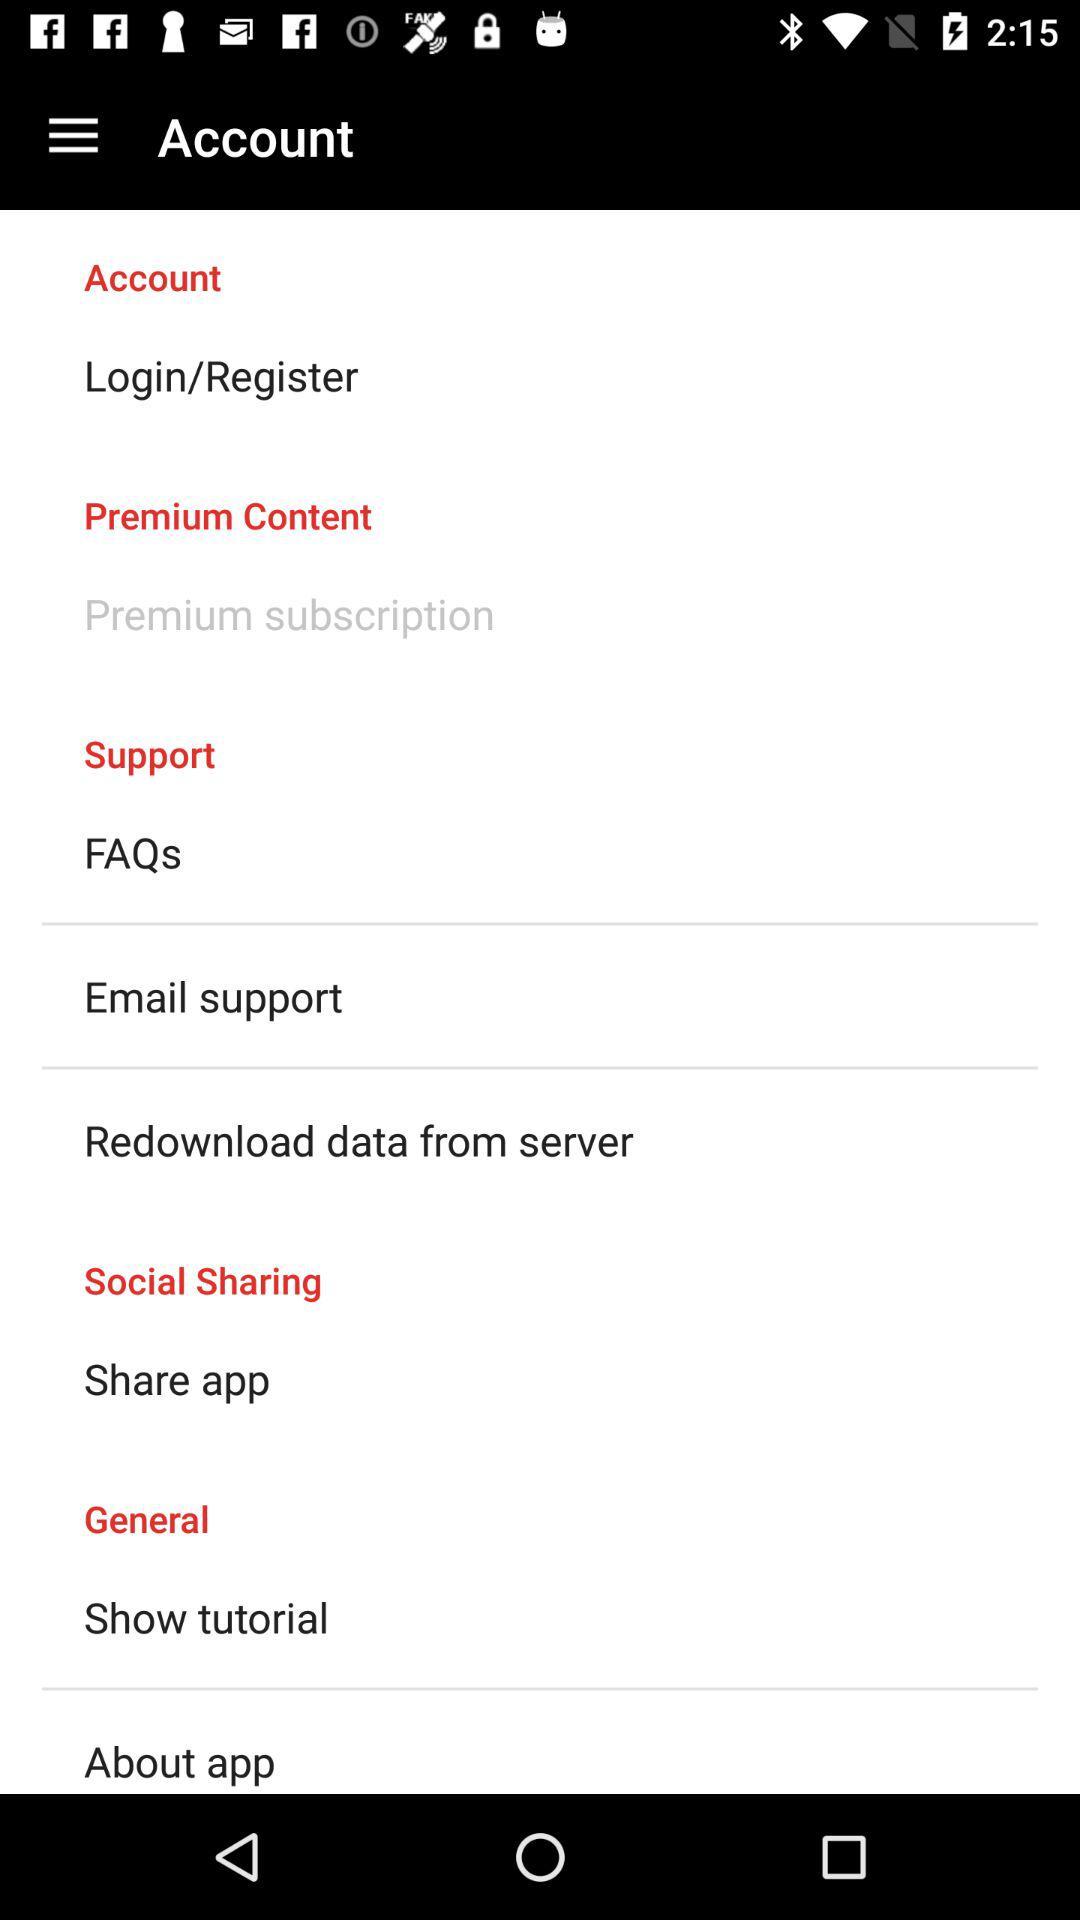 This screenshot has width=1080, height=1920. What do you see at coordinates (213, 996) in the screenshot?
I see `email support icon` at bounding box center [213, 996].